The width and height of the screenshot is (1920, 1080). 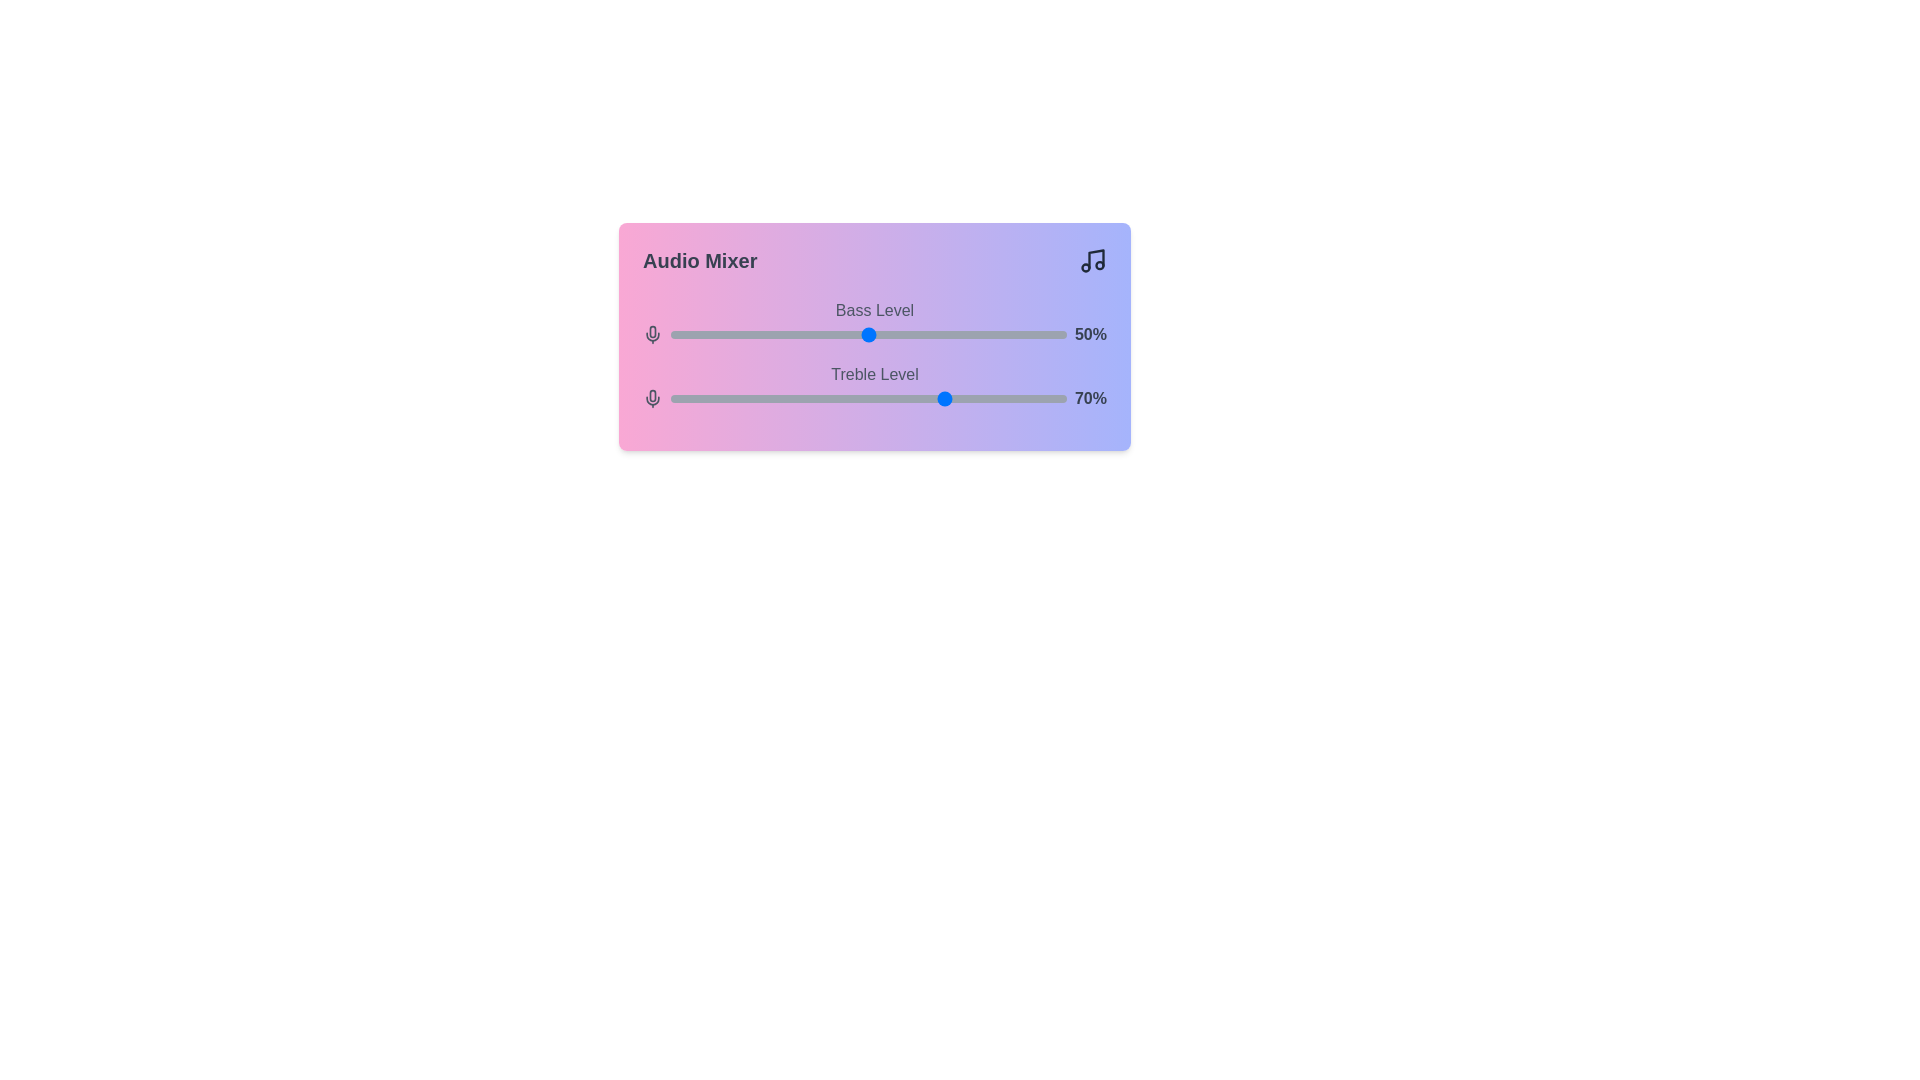 What do you see at coordinates (857, 334) in the screenshot?
I see `the 0 slider to 47%` at bounding box center [857, 334].